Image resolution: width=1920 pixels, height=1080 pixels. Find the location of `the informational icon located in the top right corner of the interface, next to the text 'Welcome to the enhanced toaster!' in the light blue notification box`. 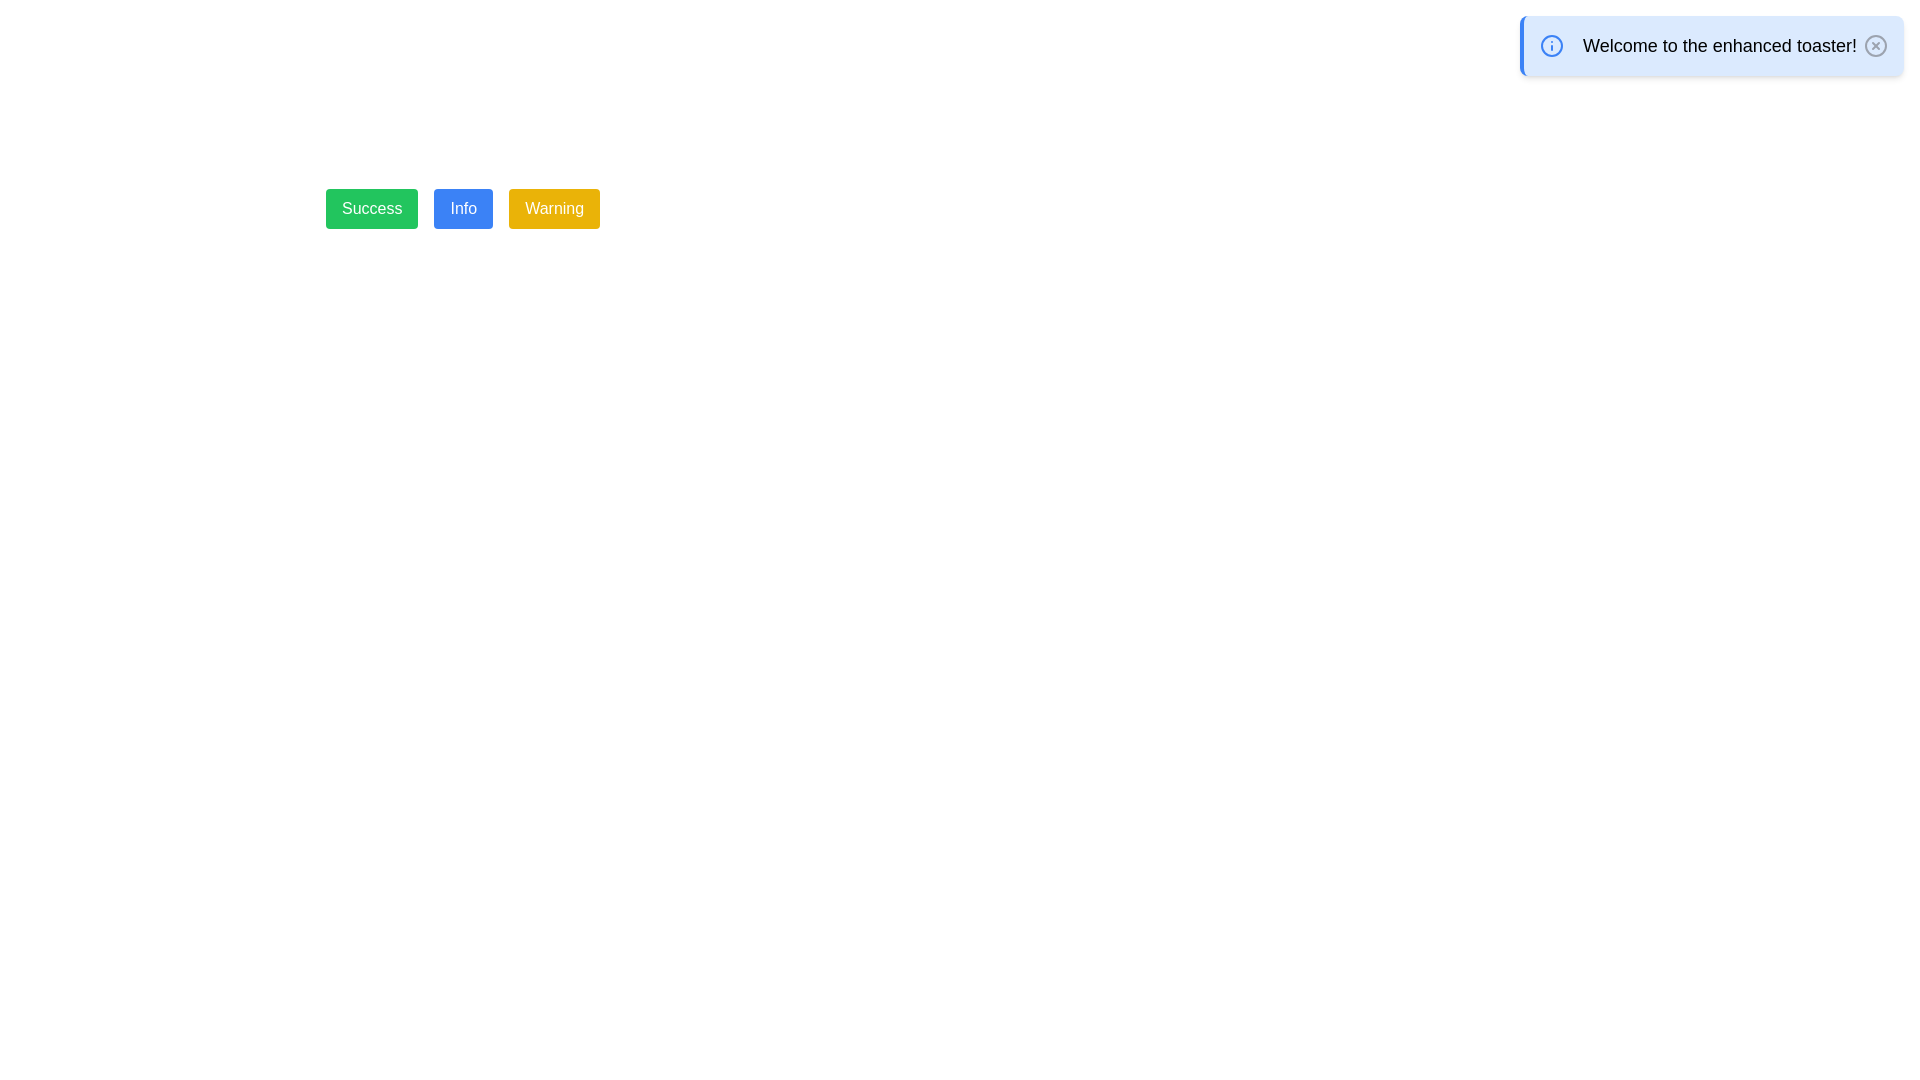

the informational icon located in the top right corner of the interface, next to the text 'Welcome to the enhanced toaster!' in the light blue notification box is located at coordinates (1550, 45).